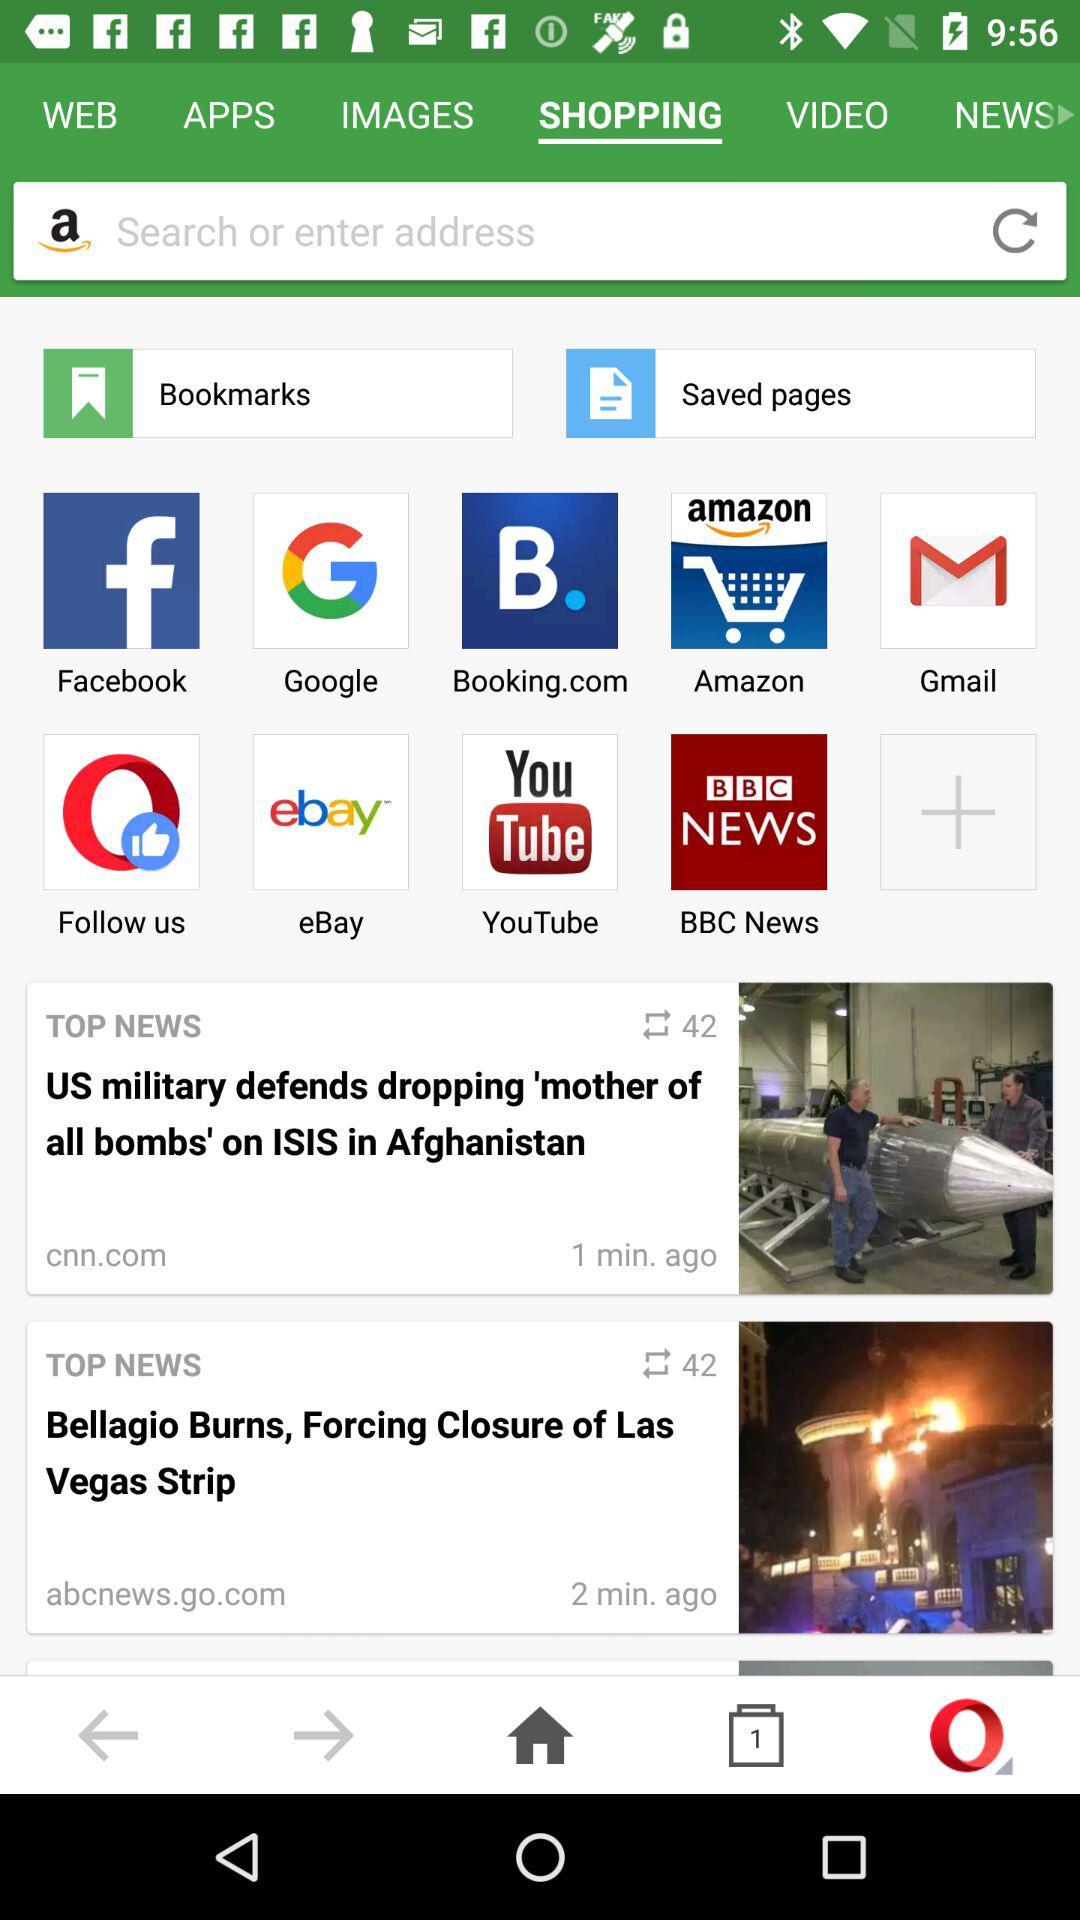 The height and width of the screenshot is (1920, 1080). What do you see at coordinates (108, 1734) in the screenshot?
I see `the arrow_backward icon` at bounding box center [108, 1734].